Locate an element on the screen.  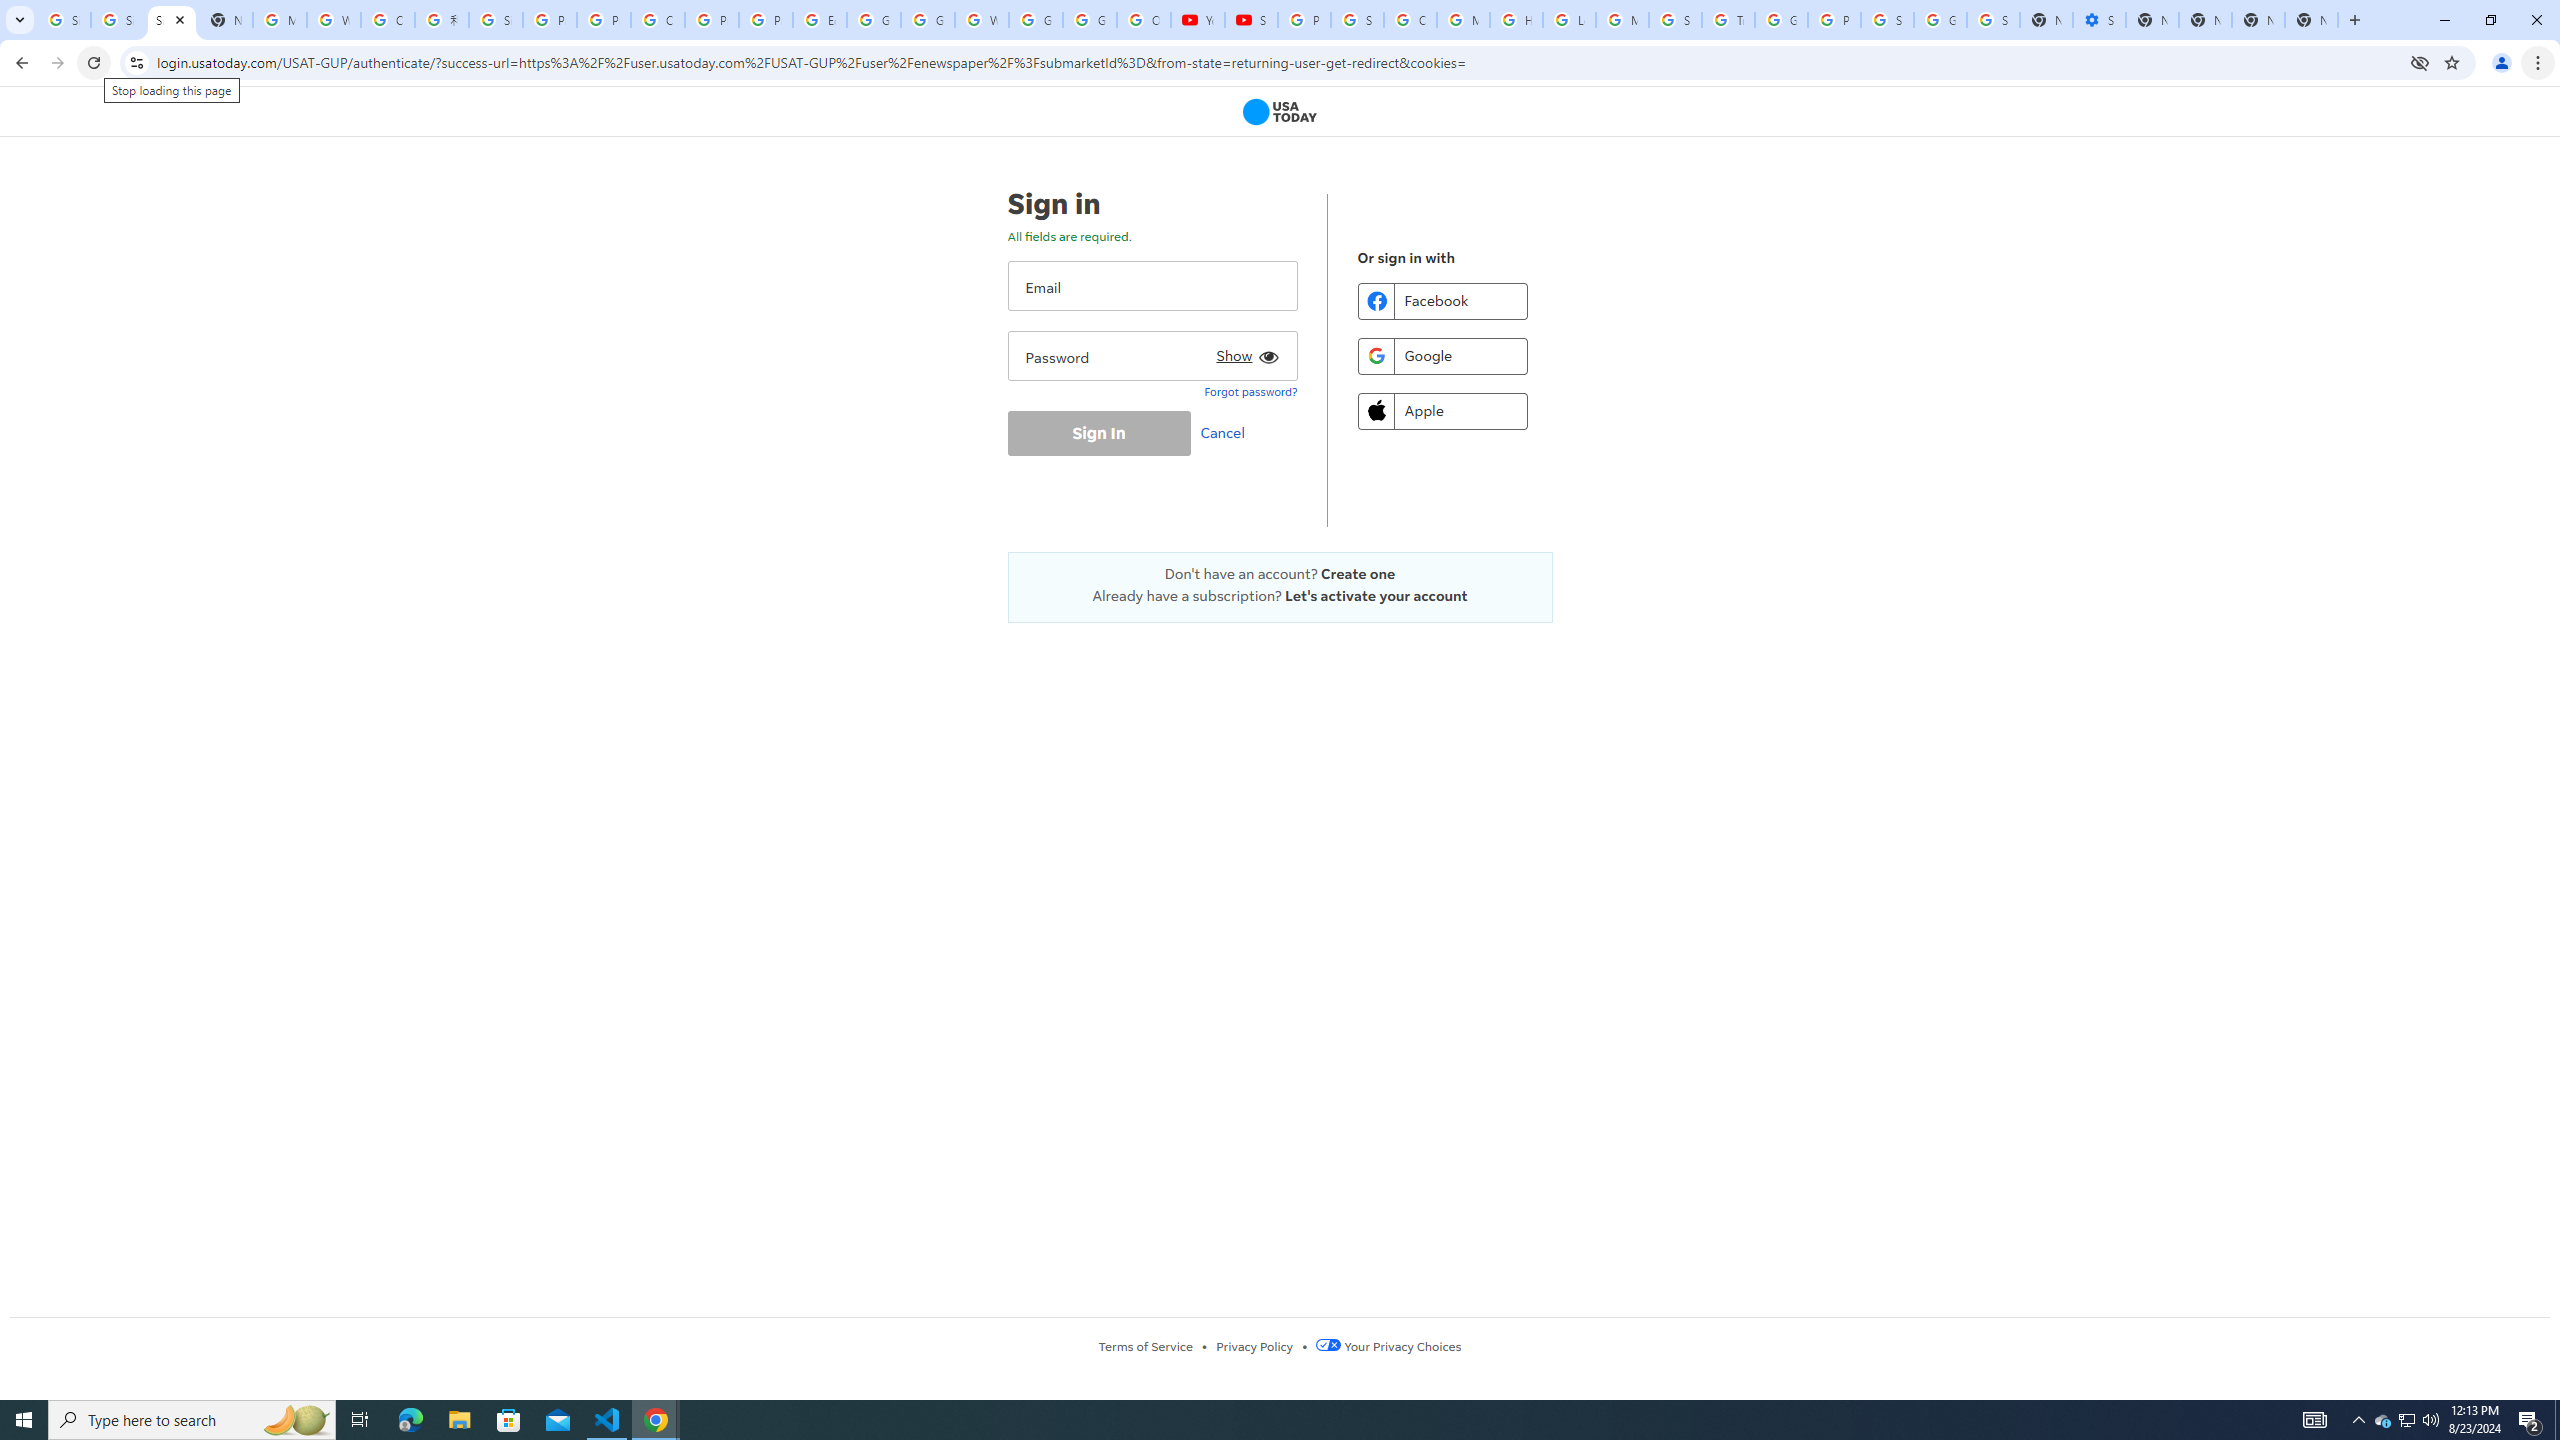
'Welcome to My Activity' is located at coordinates (982, 19).